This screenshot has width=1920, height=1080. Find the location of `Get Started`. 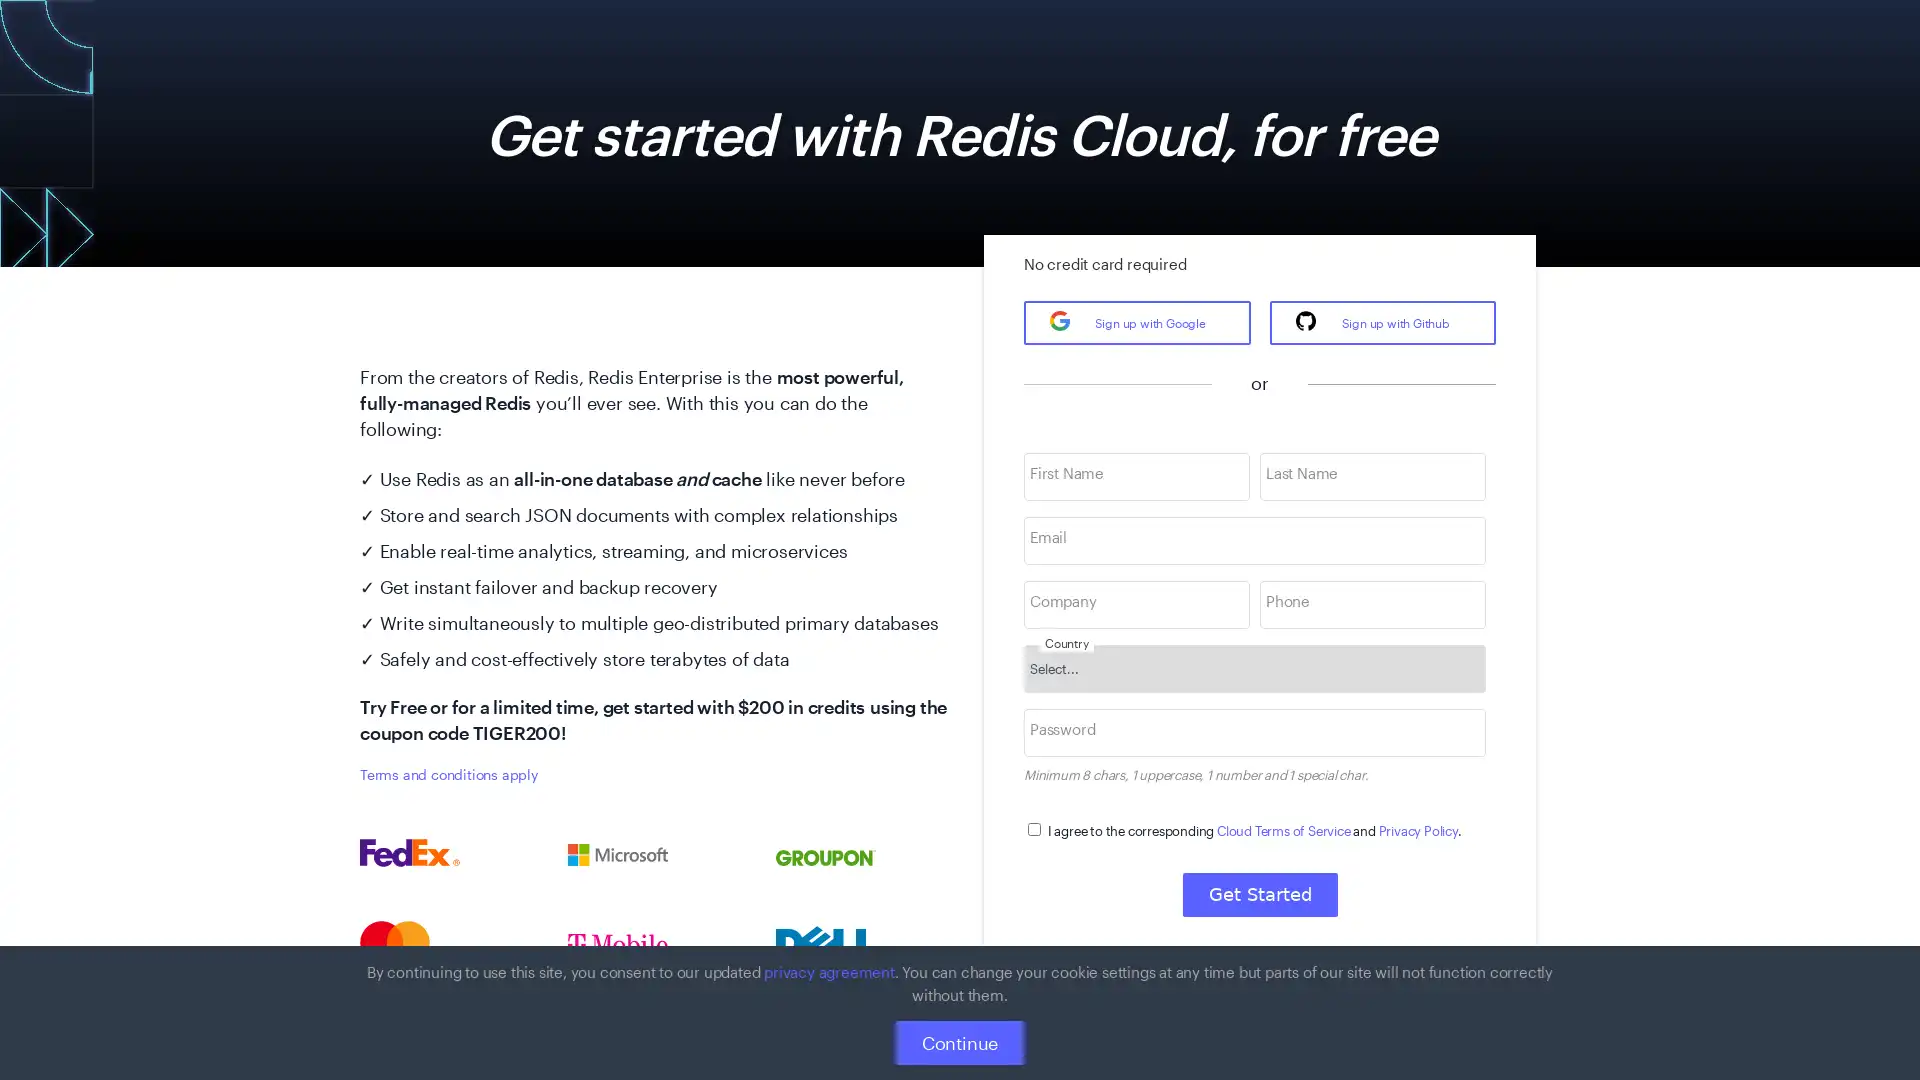

Get Started is located at coordinates (1258, 893).